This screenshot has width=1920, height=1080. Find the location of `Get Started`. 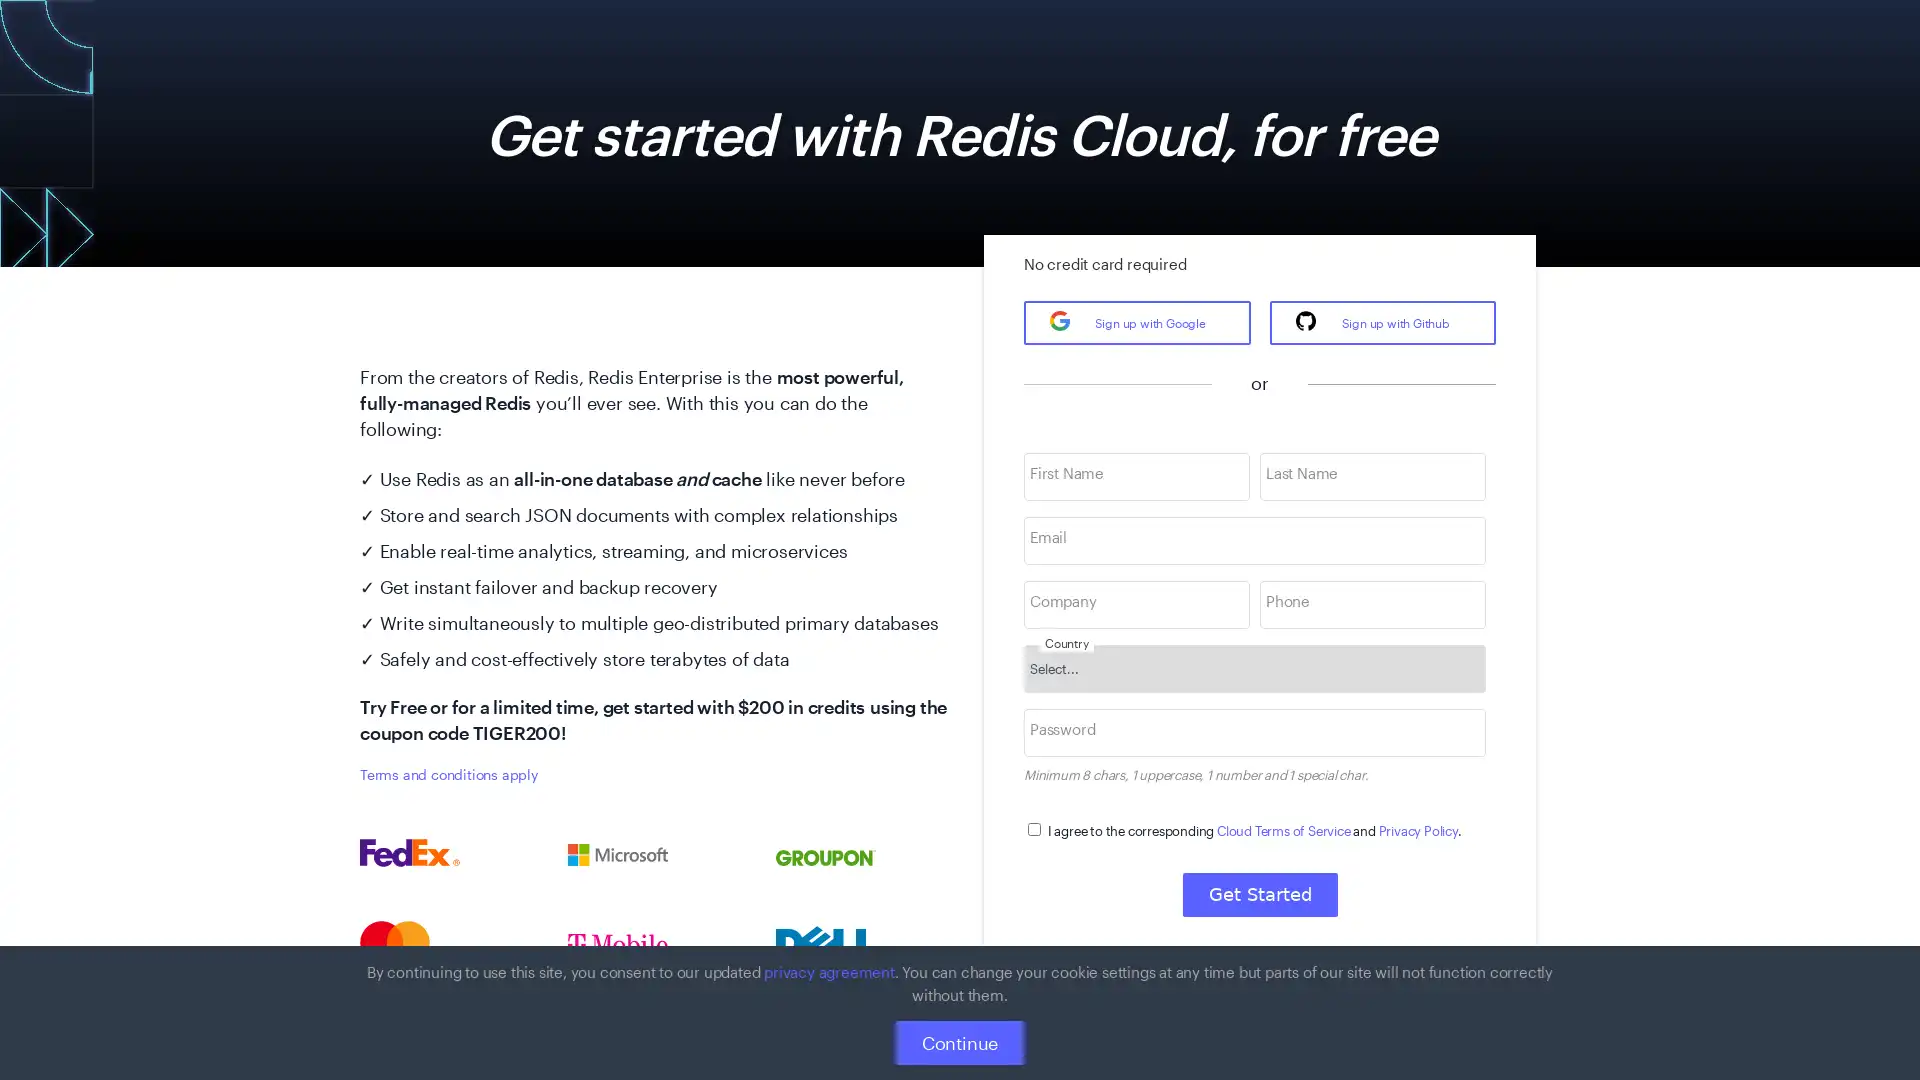

Get Started is located at coordinates (1258, 893).